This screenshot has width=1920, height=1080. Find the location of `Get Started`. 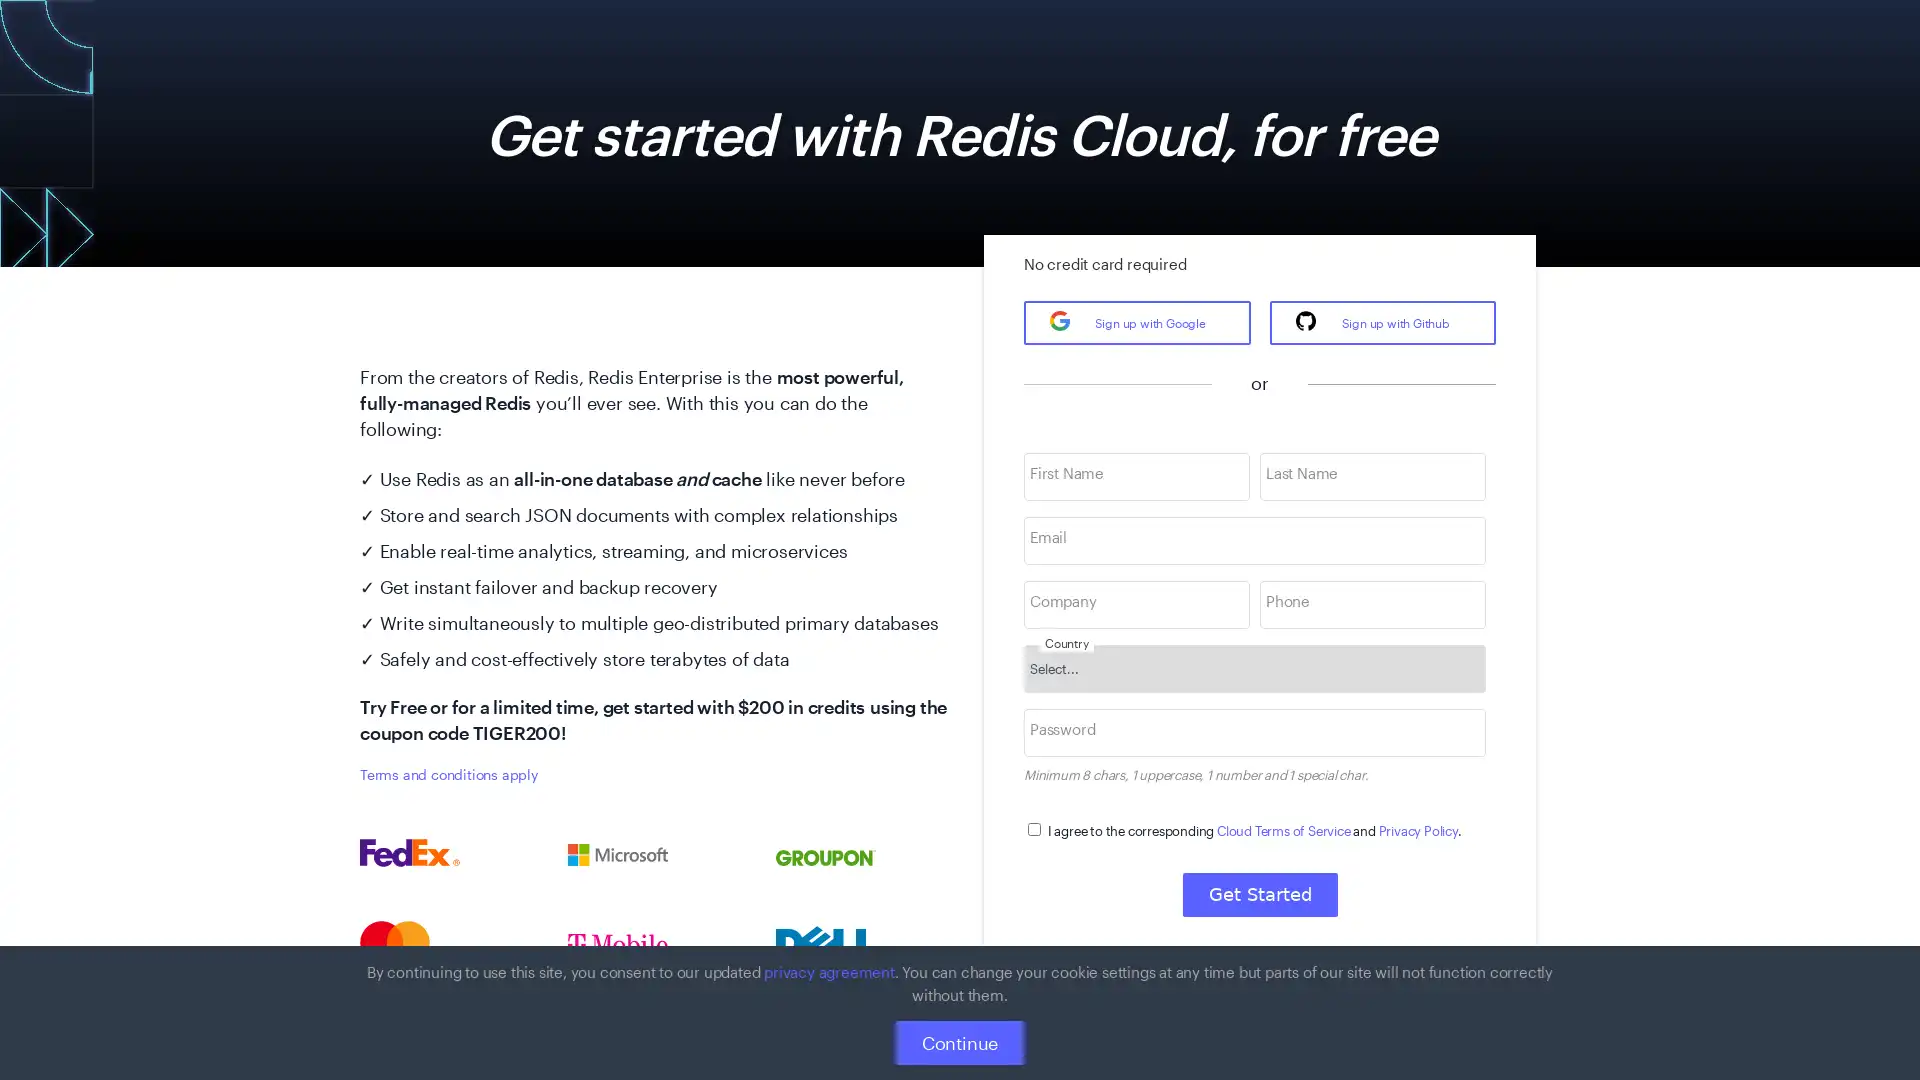

Get Started is located at coordinates (1258, 893).